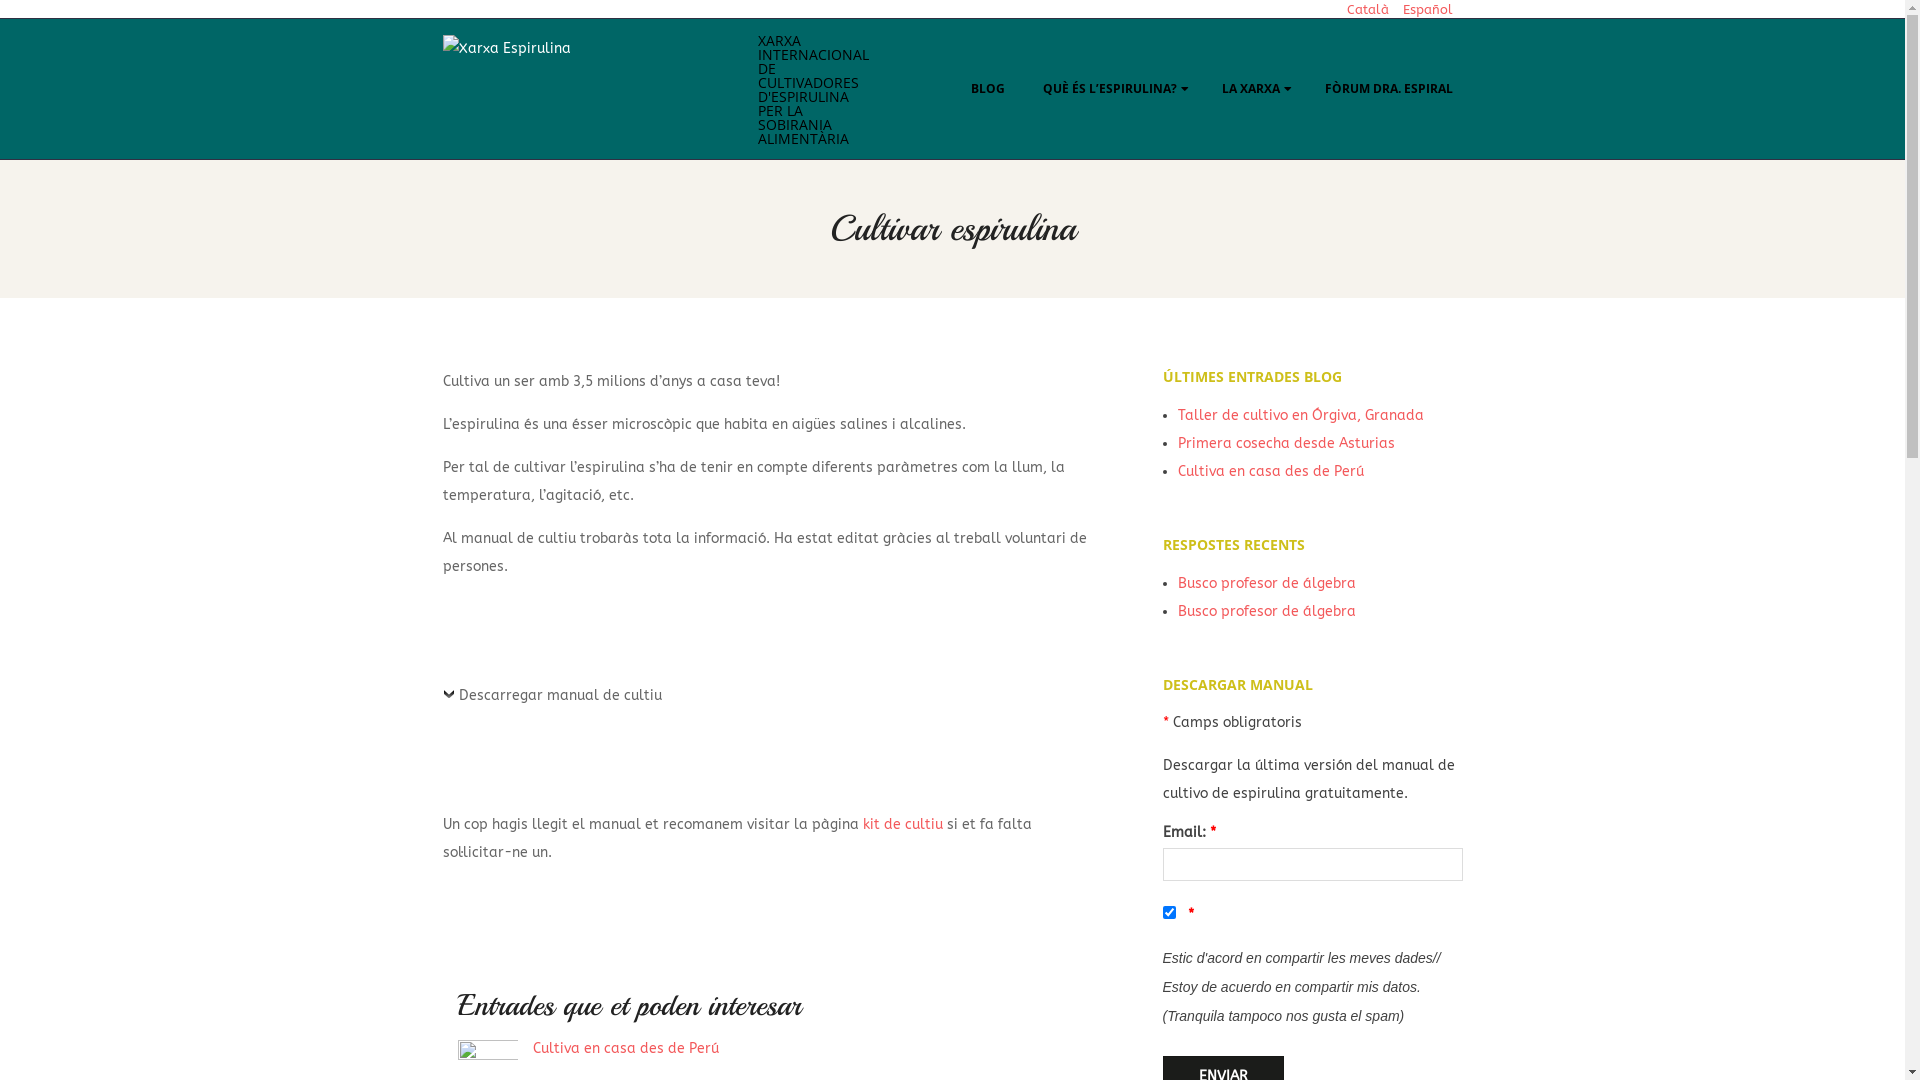 The width and height of the screenshot is (1920, 1080). I want to click on 'LA XARXA', so click(1253, 87).